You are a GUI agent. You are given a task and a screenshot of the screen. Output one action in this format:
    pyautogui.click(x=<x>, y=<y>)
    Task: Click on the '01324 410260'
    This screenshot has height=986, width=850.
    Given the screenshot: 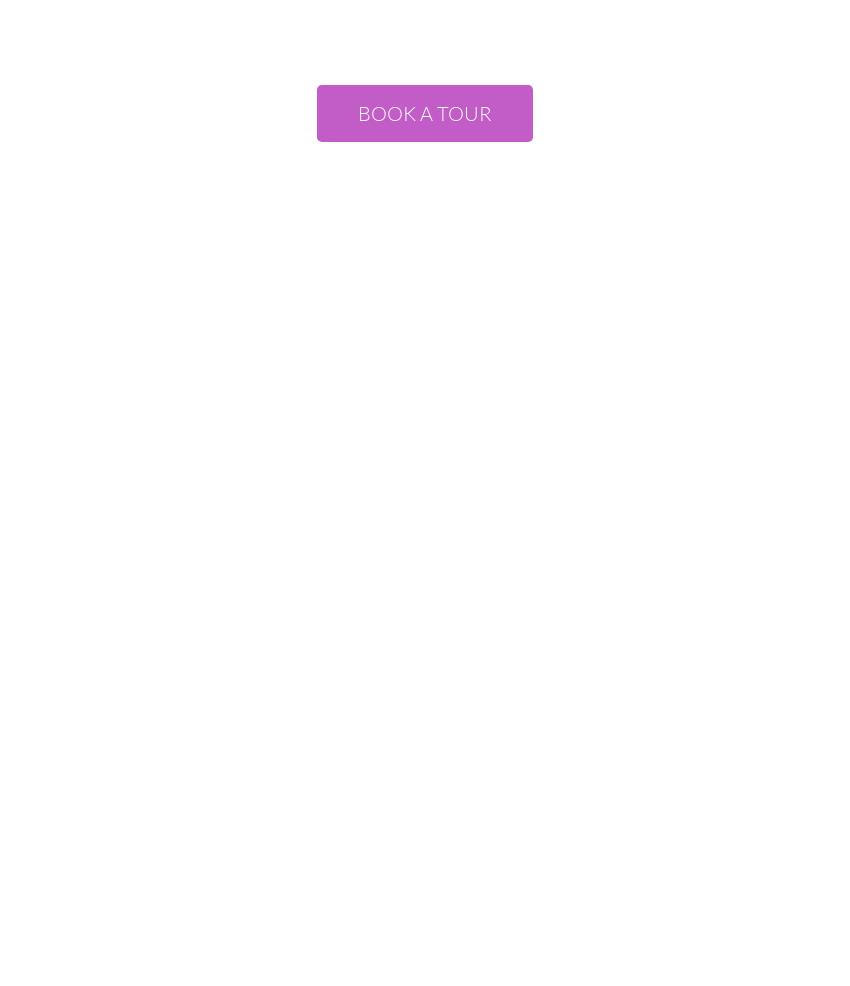 What is the action you would take?
    pyautogui.click(x=424, y=656)
    